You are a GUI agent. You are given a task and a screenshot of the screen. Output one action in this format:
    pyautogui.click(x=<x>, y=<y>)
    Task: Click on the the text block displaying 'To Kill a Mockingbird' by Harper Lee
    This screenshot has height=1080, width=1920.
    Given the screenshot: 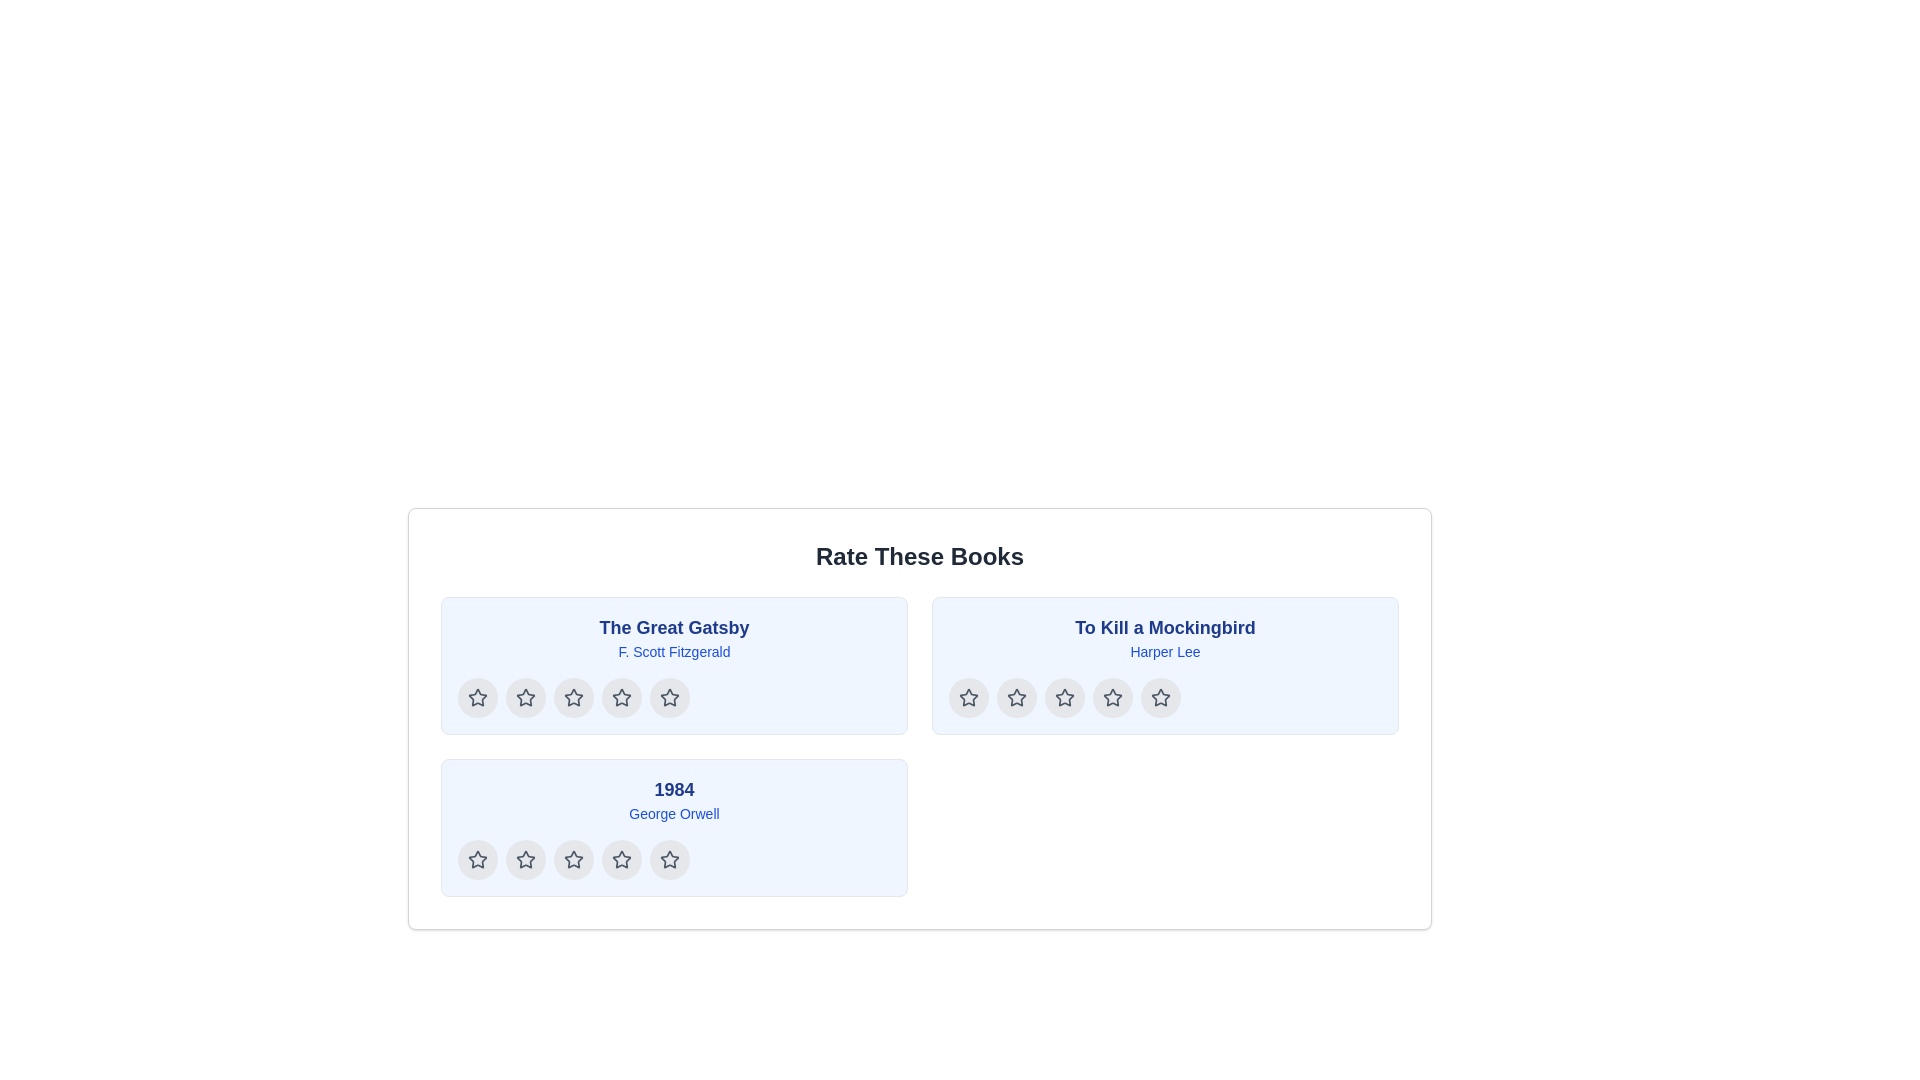 What is the action you would take?
    pyautogui.click(x=1165, y=637)
    